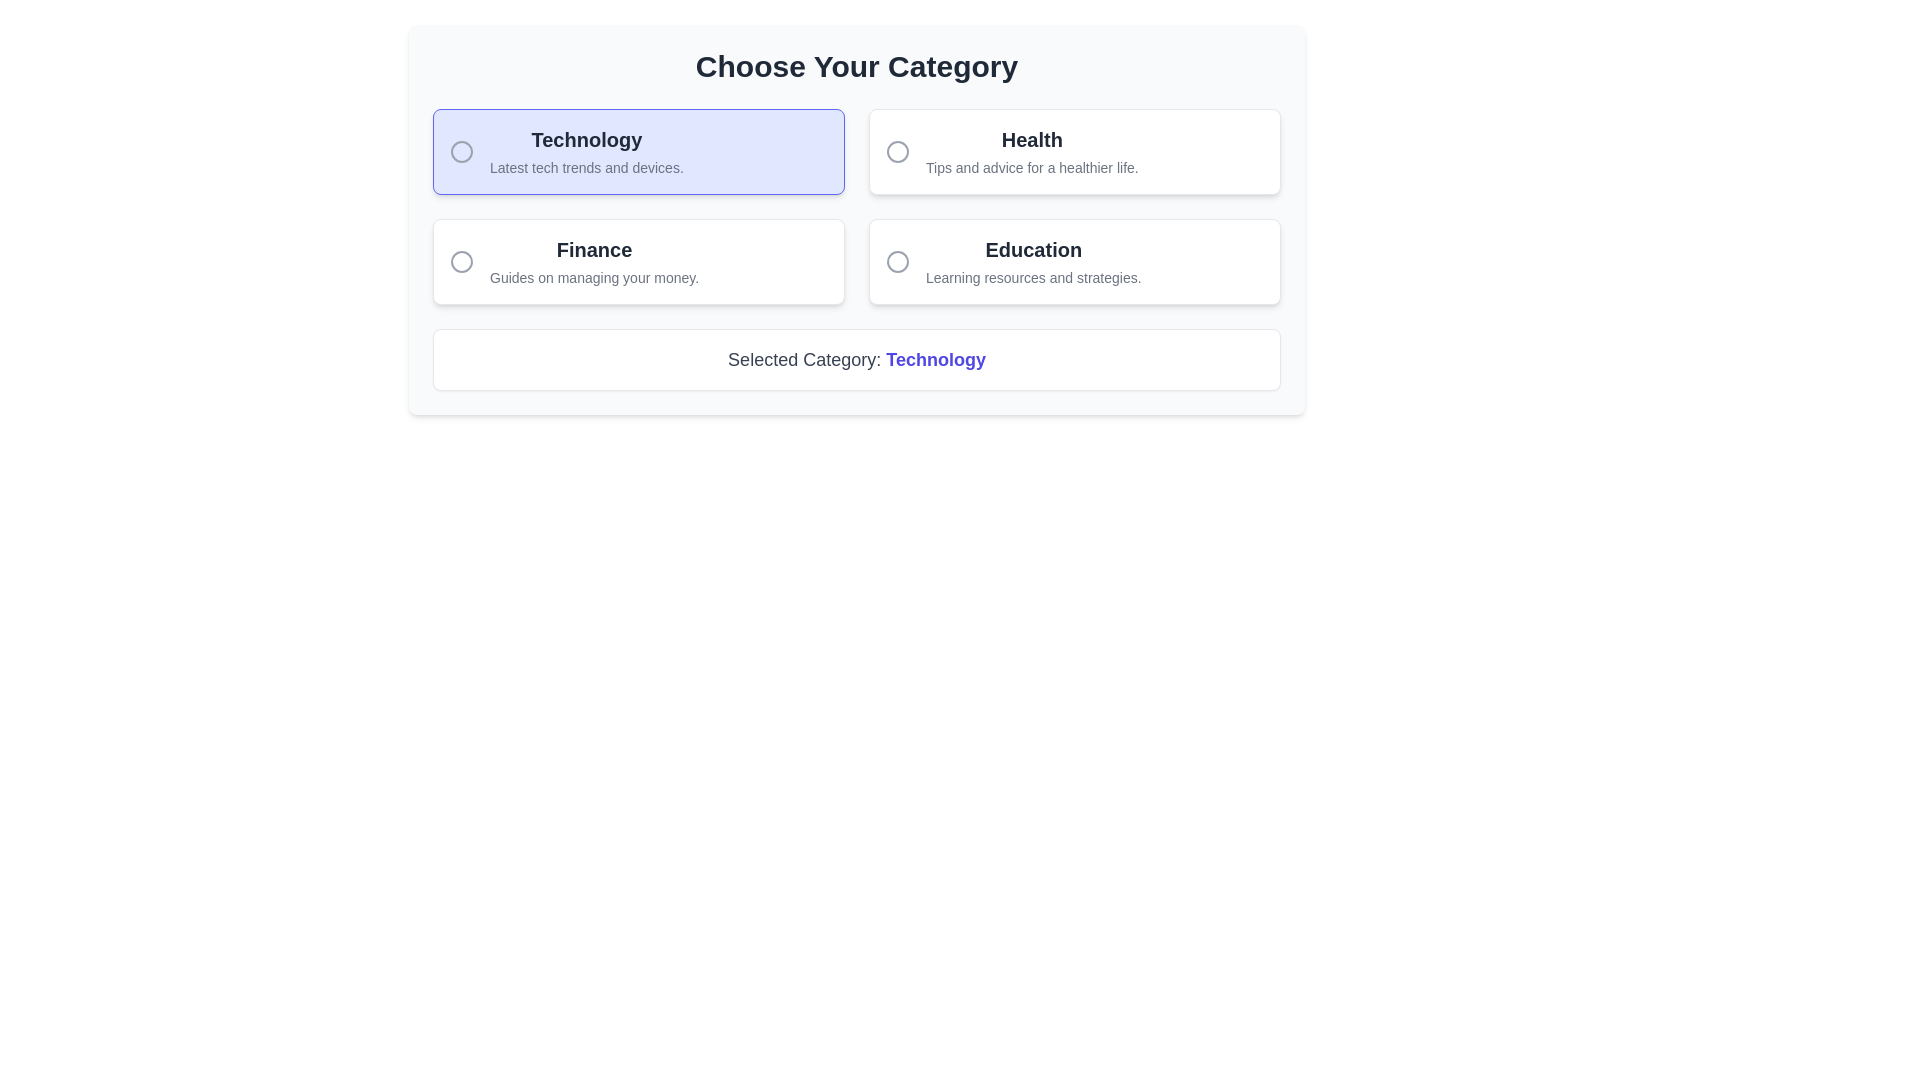  I want to click on the static text label displaying 'Technology' in bold indigo-colored font, located next to 'Selected Category:' at the bottom of the category selection panel, so click(935, 358).